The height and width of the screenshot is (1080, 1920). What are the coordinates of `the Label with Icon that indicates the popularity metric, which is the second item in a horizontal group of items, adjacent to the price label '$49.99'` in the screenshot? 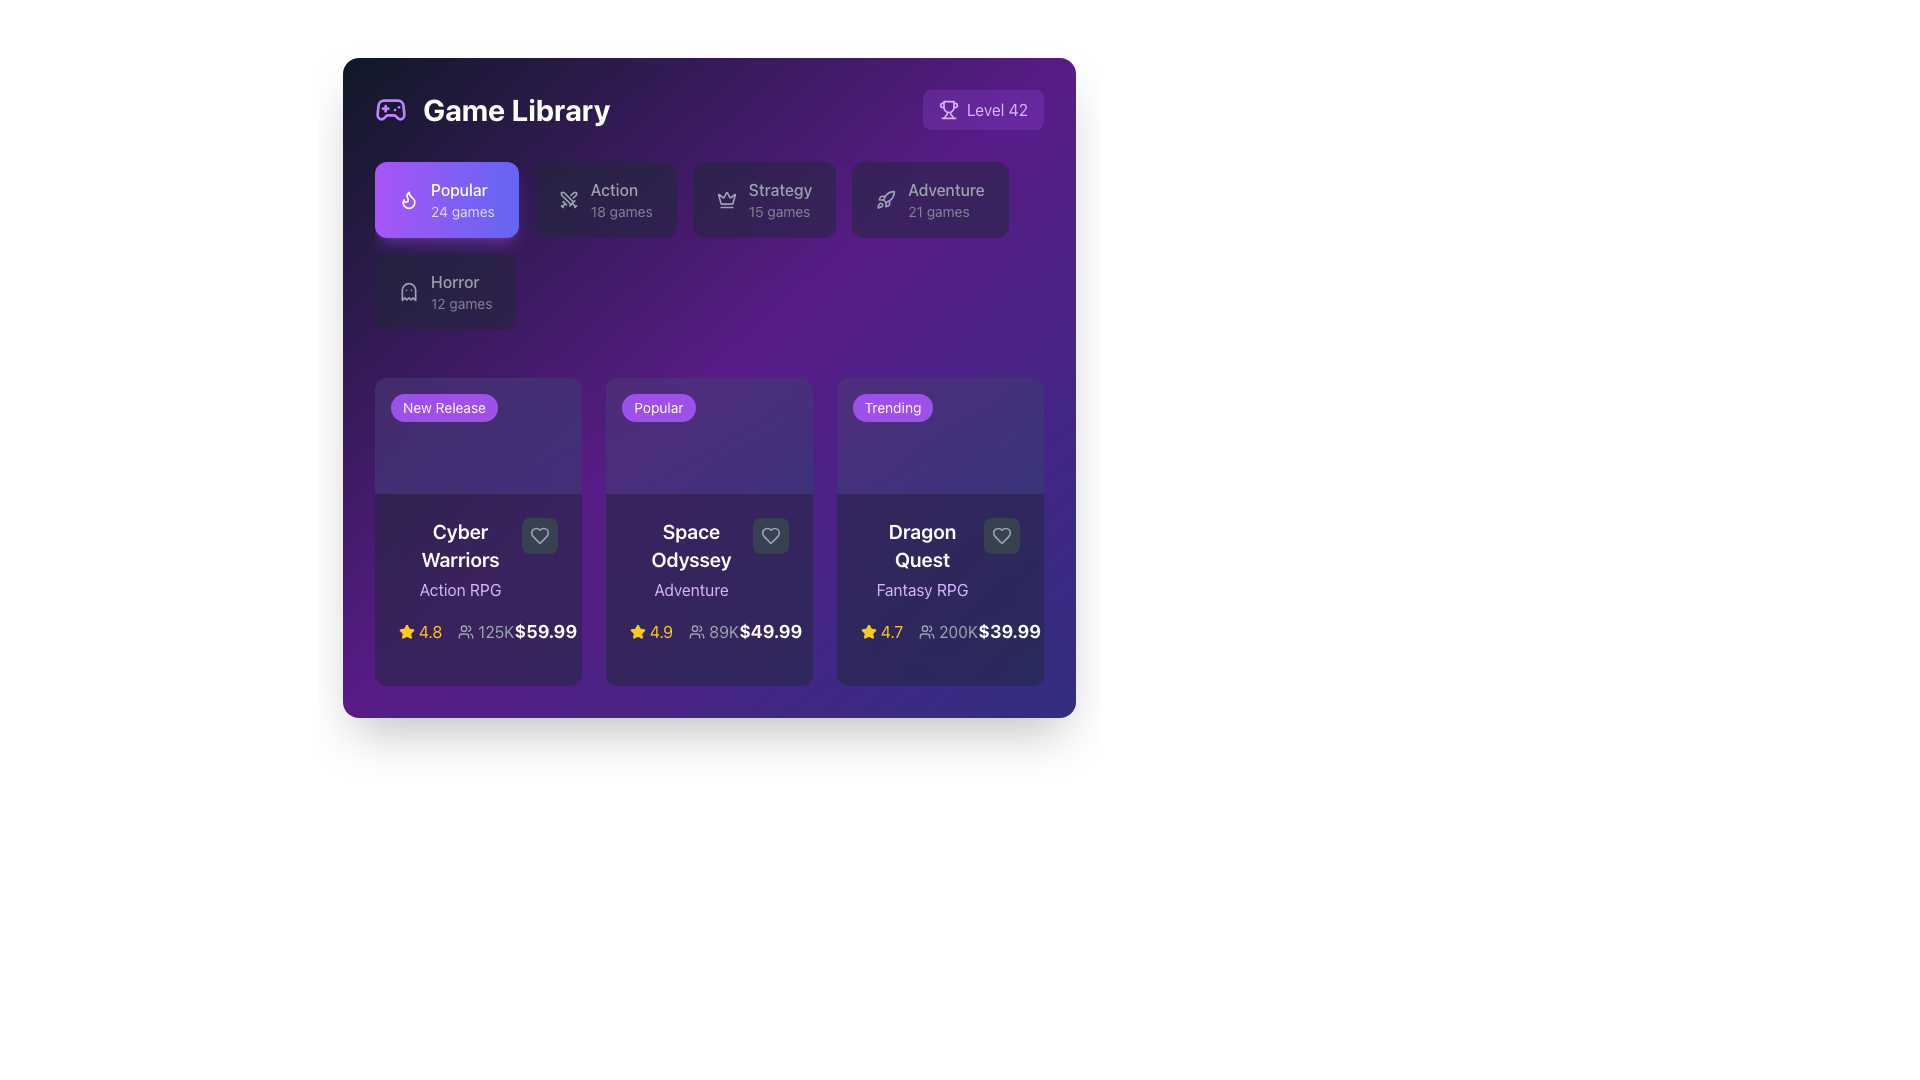 It's located at (714, 632).